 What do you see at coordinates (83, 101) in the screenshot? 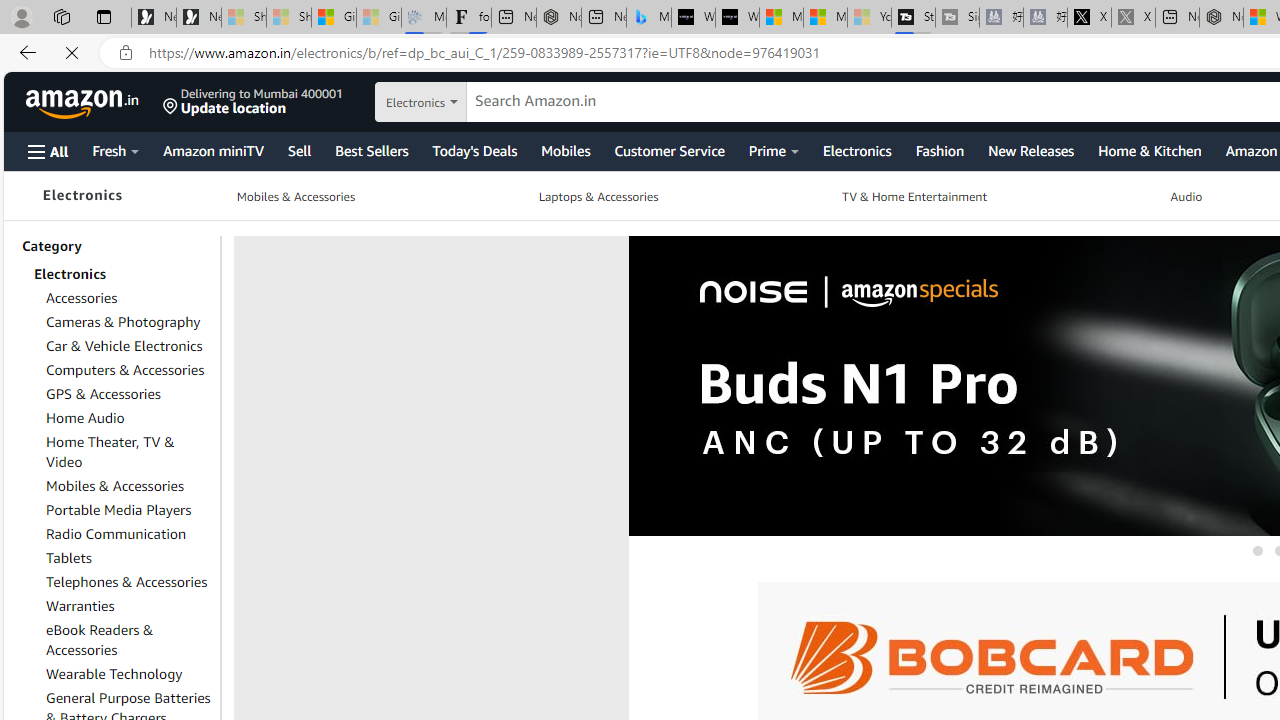
I see `'Amazon.in'` at bounding box center [83, 101].